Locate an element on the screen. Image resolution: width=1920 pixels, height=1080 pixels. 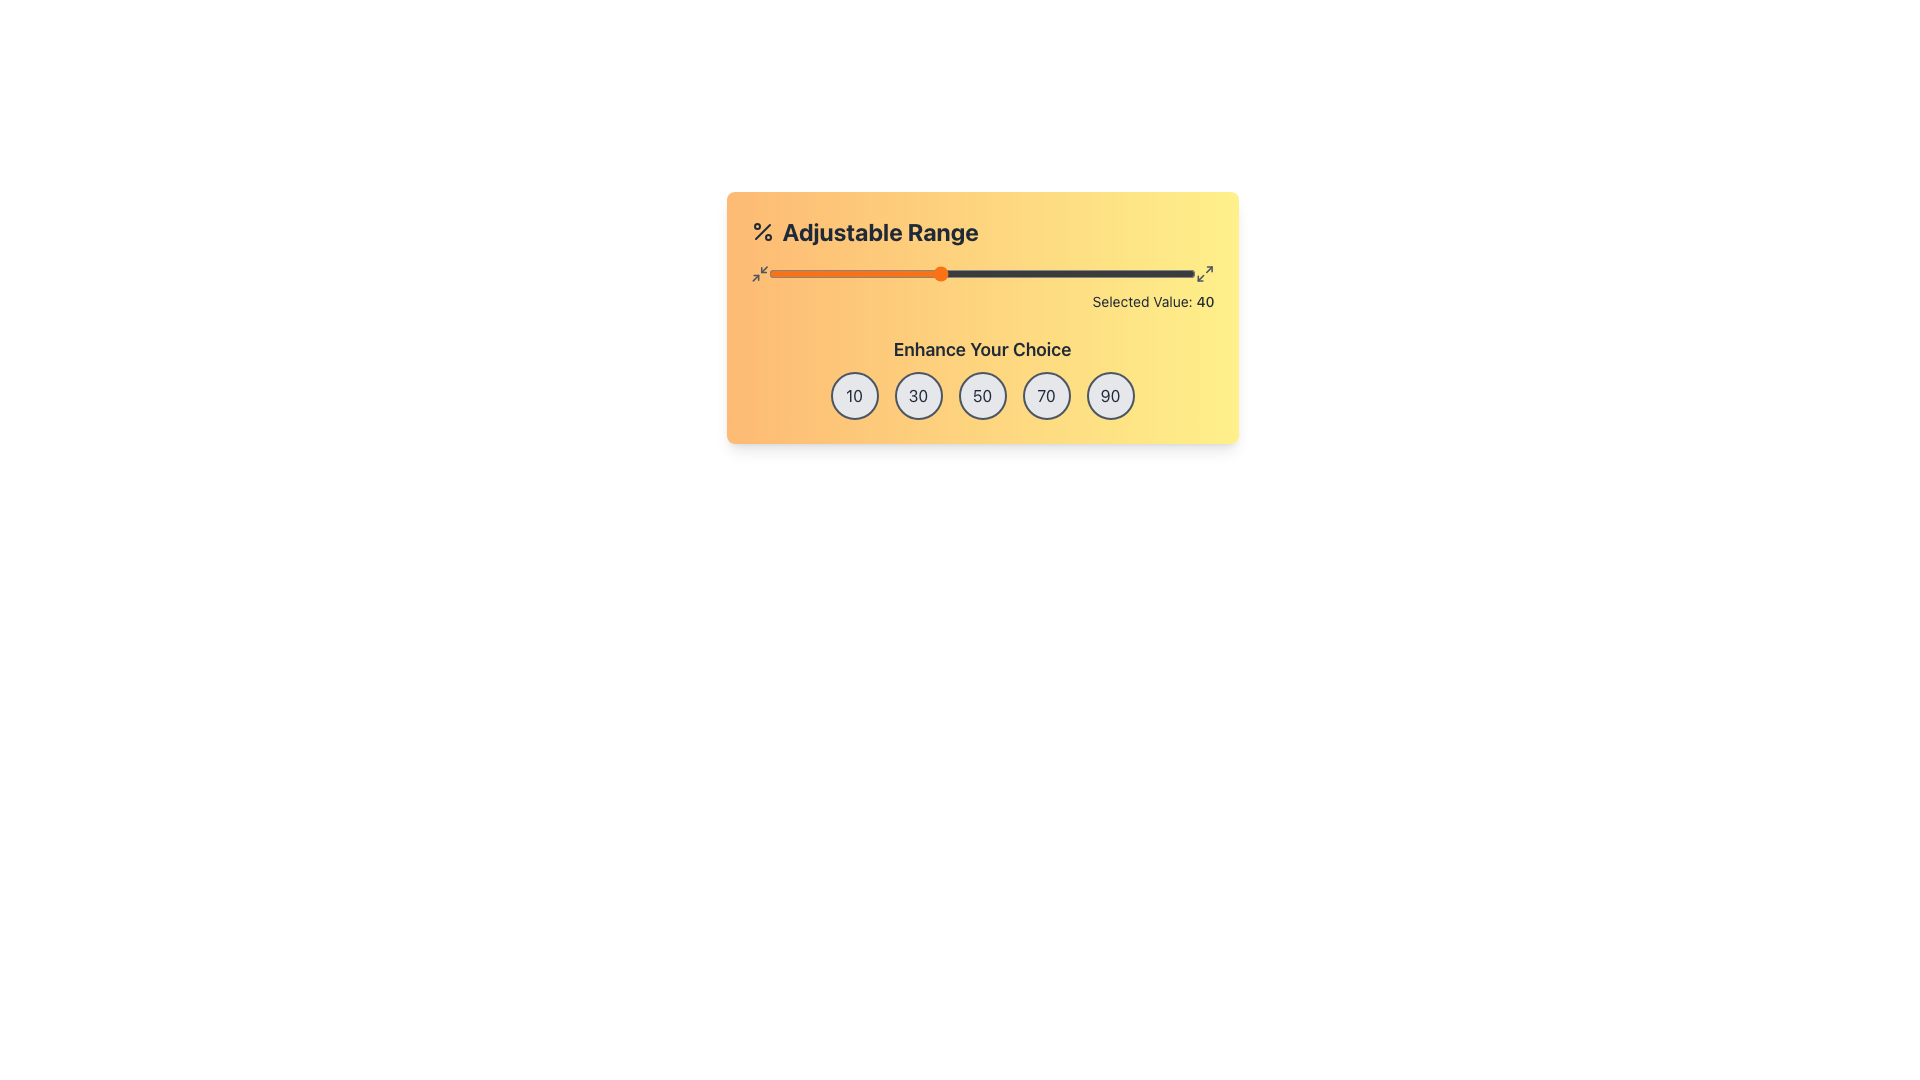
the slider value is located at coordinates (1079, 273).